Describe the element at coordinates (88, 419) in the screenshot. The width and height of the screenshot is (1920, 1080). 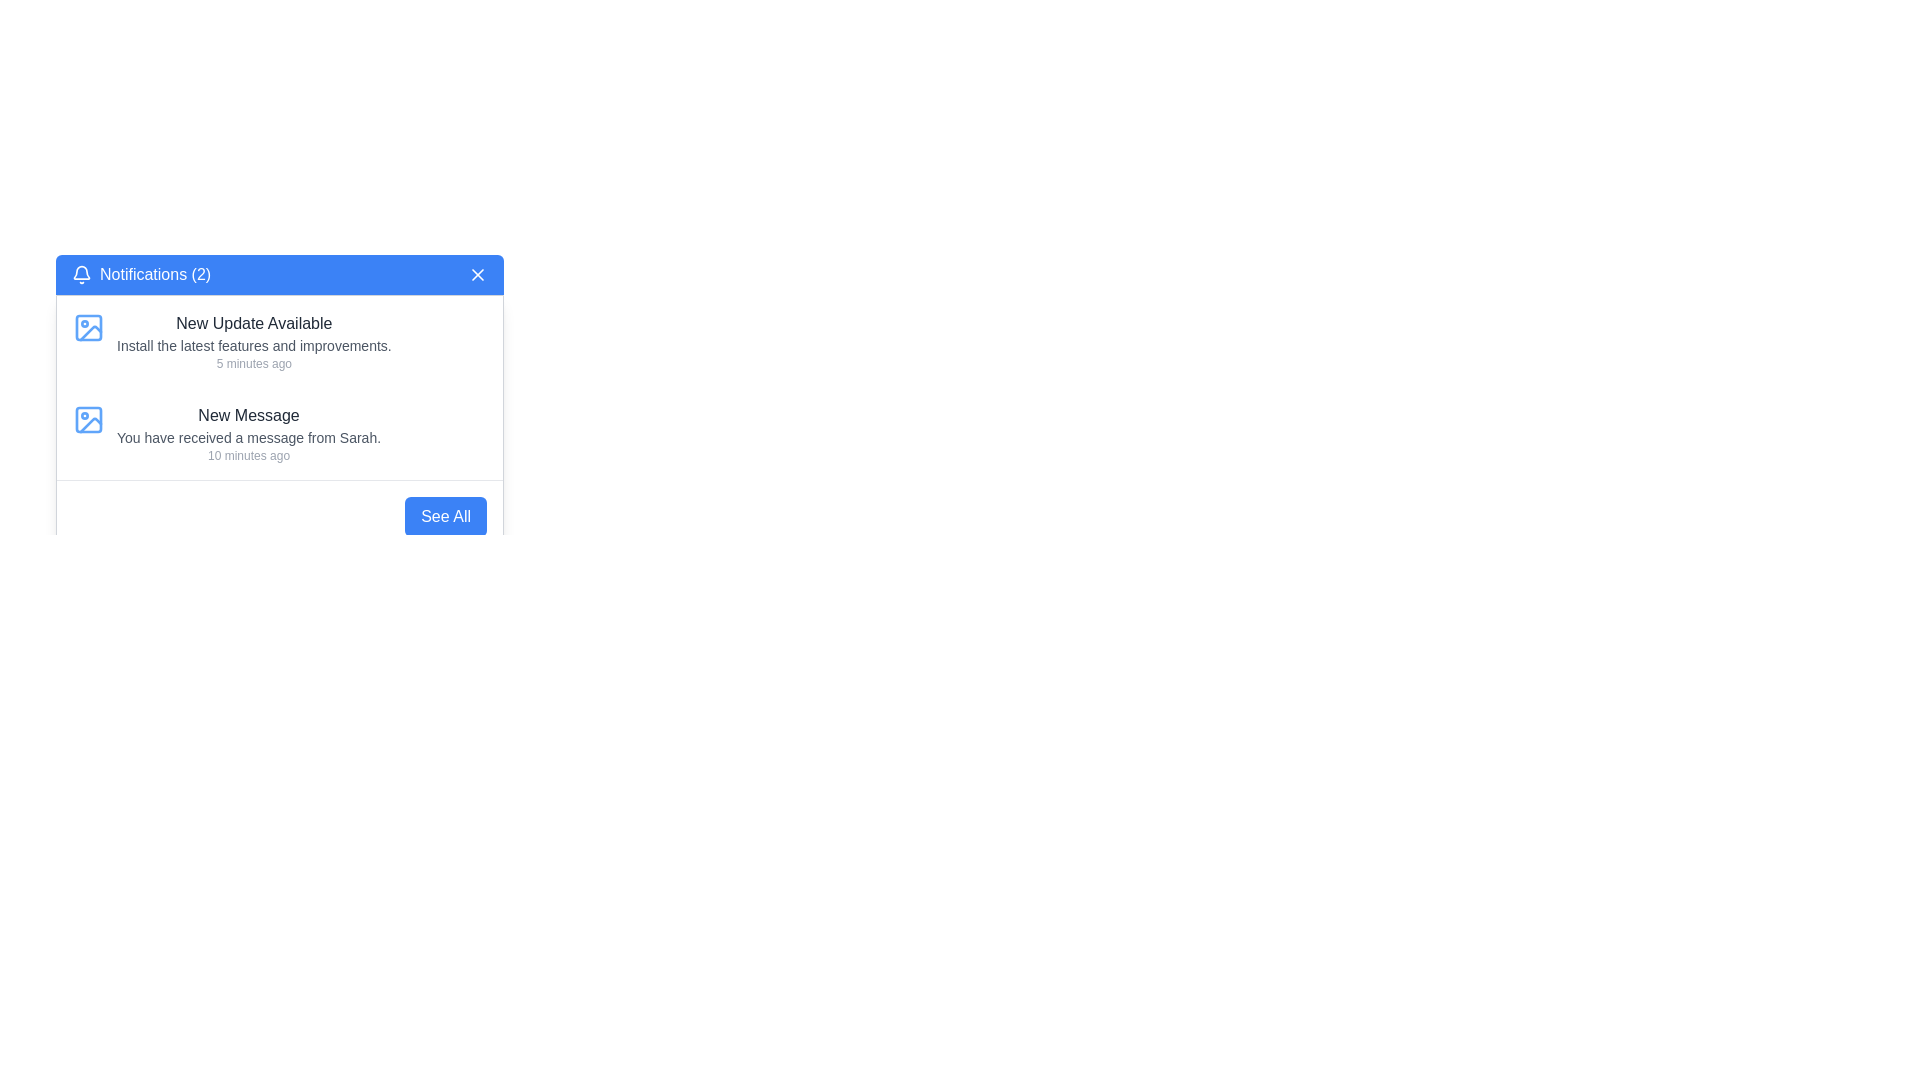
I see `the Decorative SVG shape that serves as a background for the 'New Update Available' notification icon` at that location.